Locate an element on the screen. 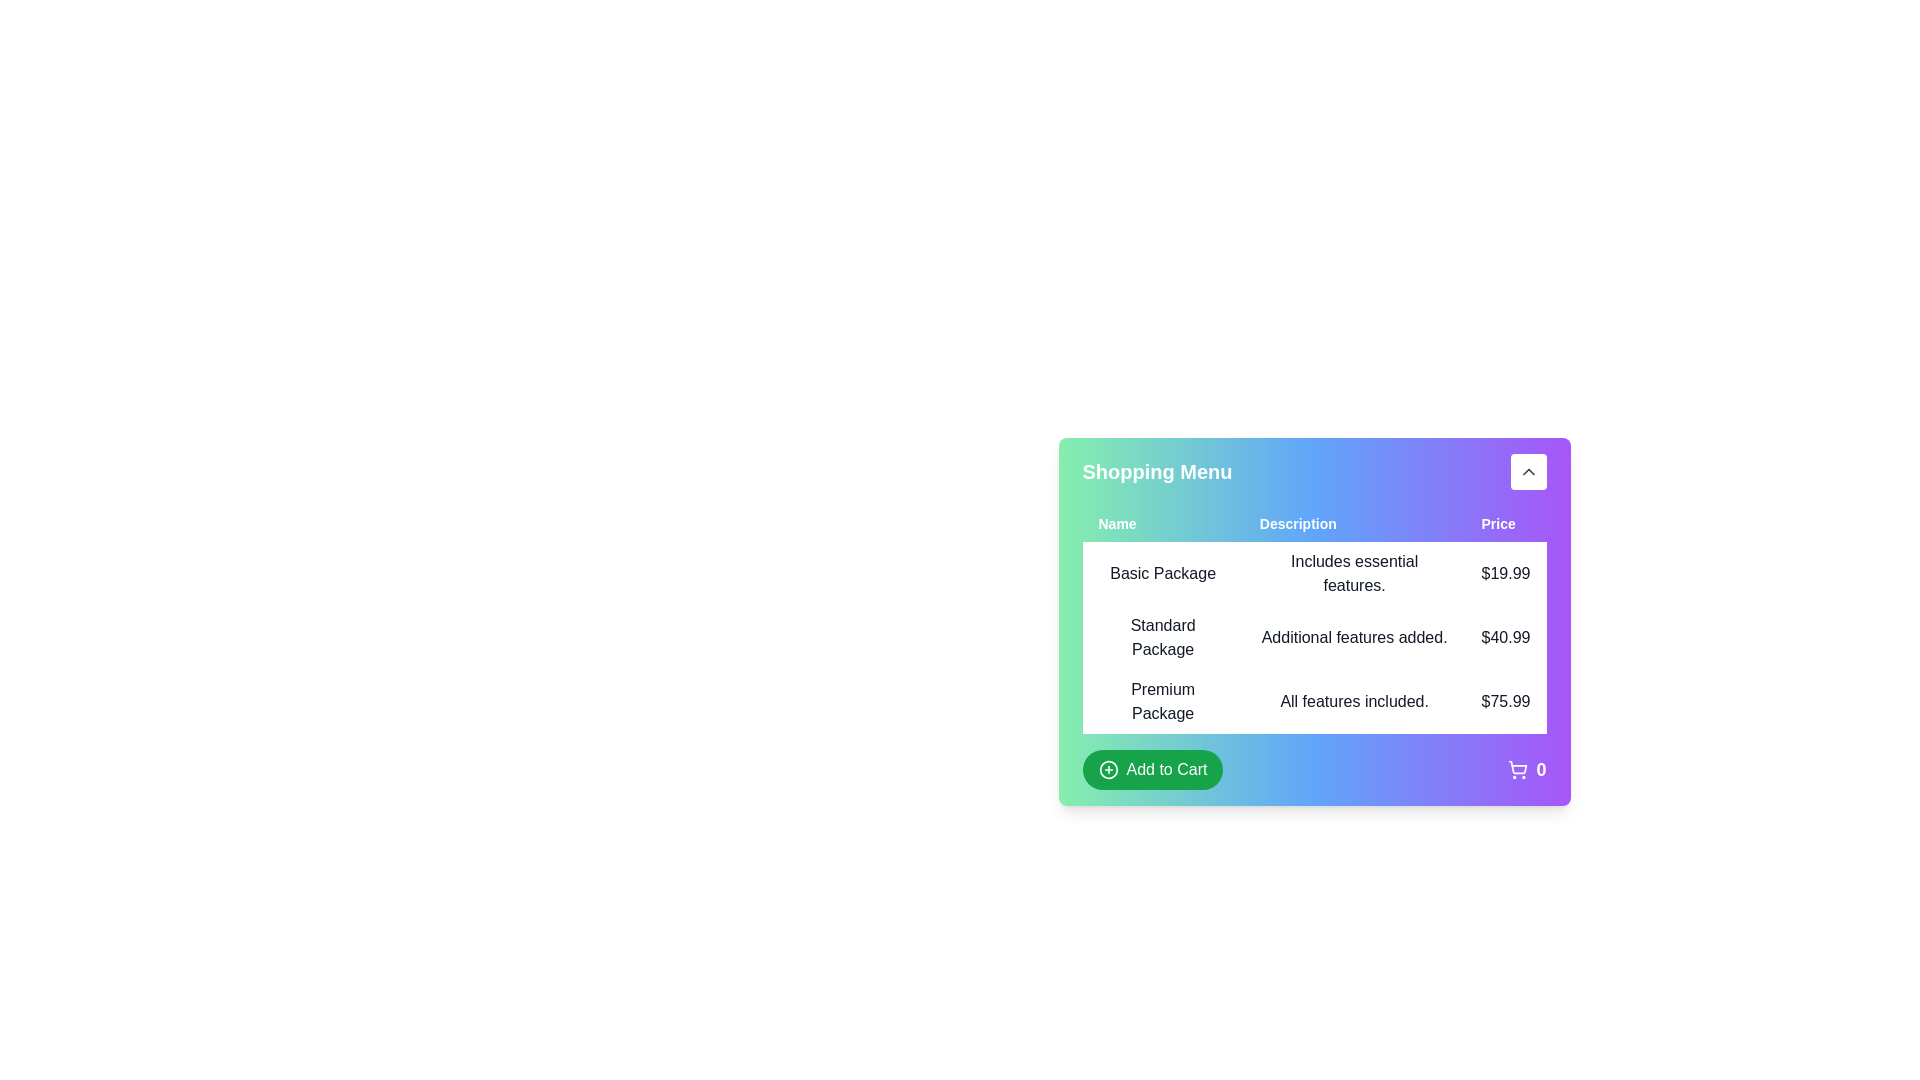 This screenshot has height=1080, width=1920. the shopping cart icon located at the bottom-right corner of the visible card, next to the 'Add to Cart' button is located at coordinates (1526, 769).